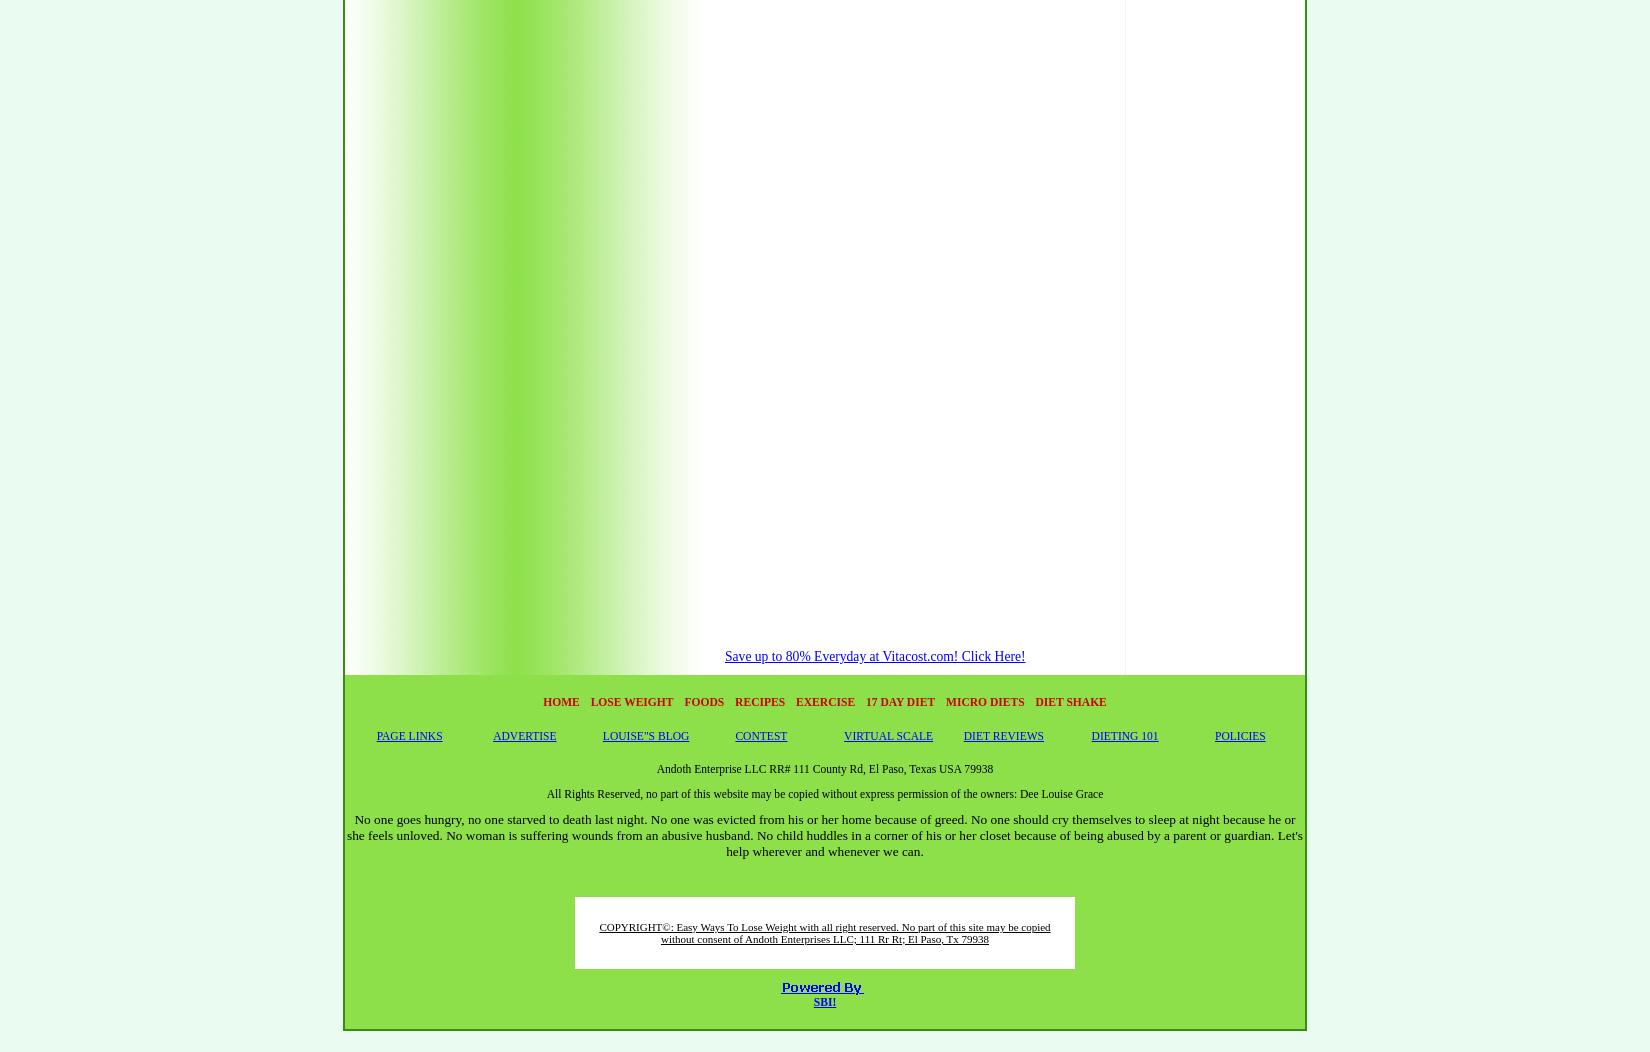 This screenshot has height=1052, width=1650. I want to click on 'CONTEST', so click(759, 735).